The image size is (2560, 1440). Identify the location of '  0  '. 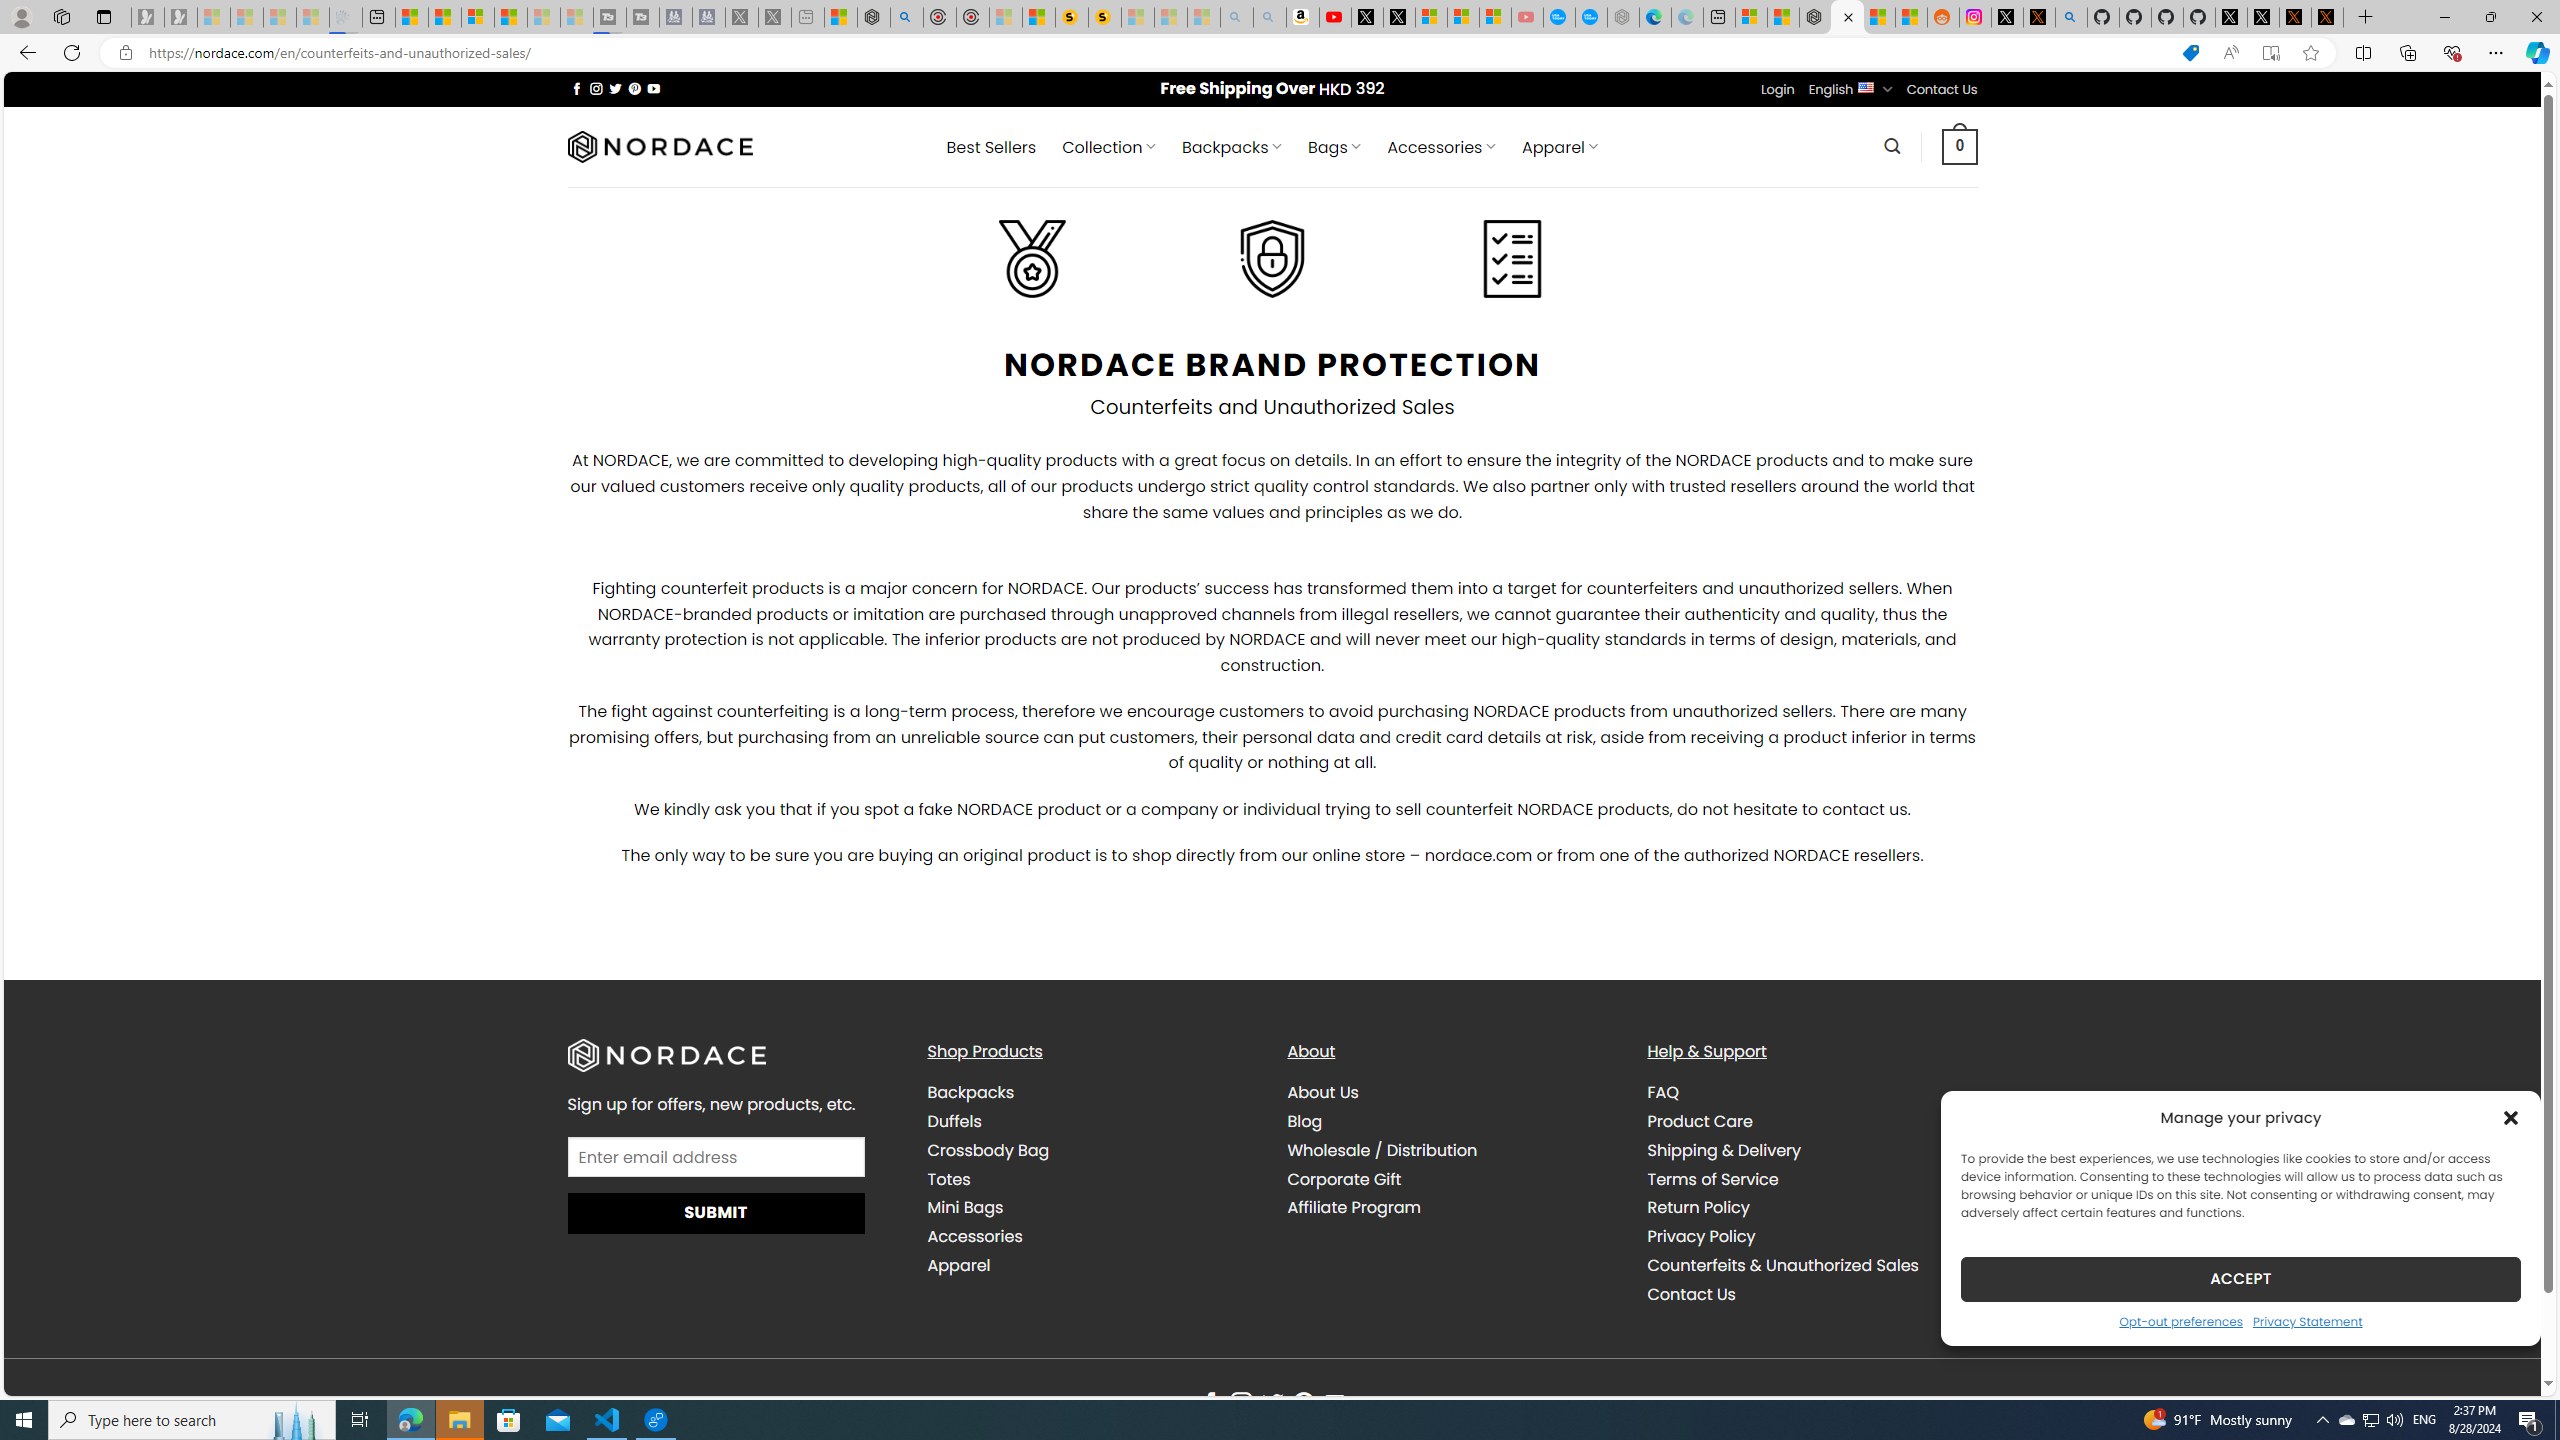
(1960, 145).